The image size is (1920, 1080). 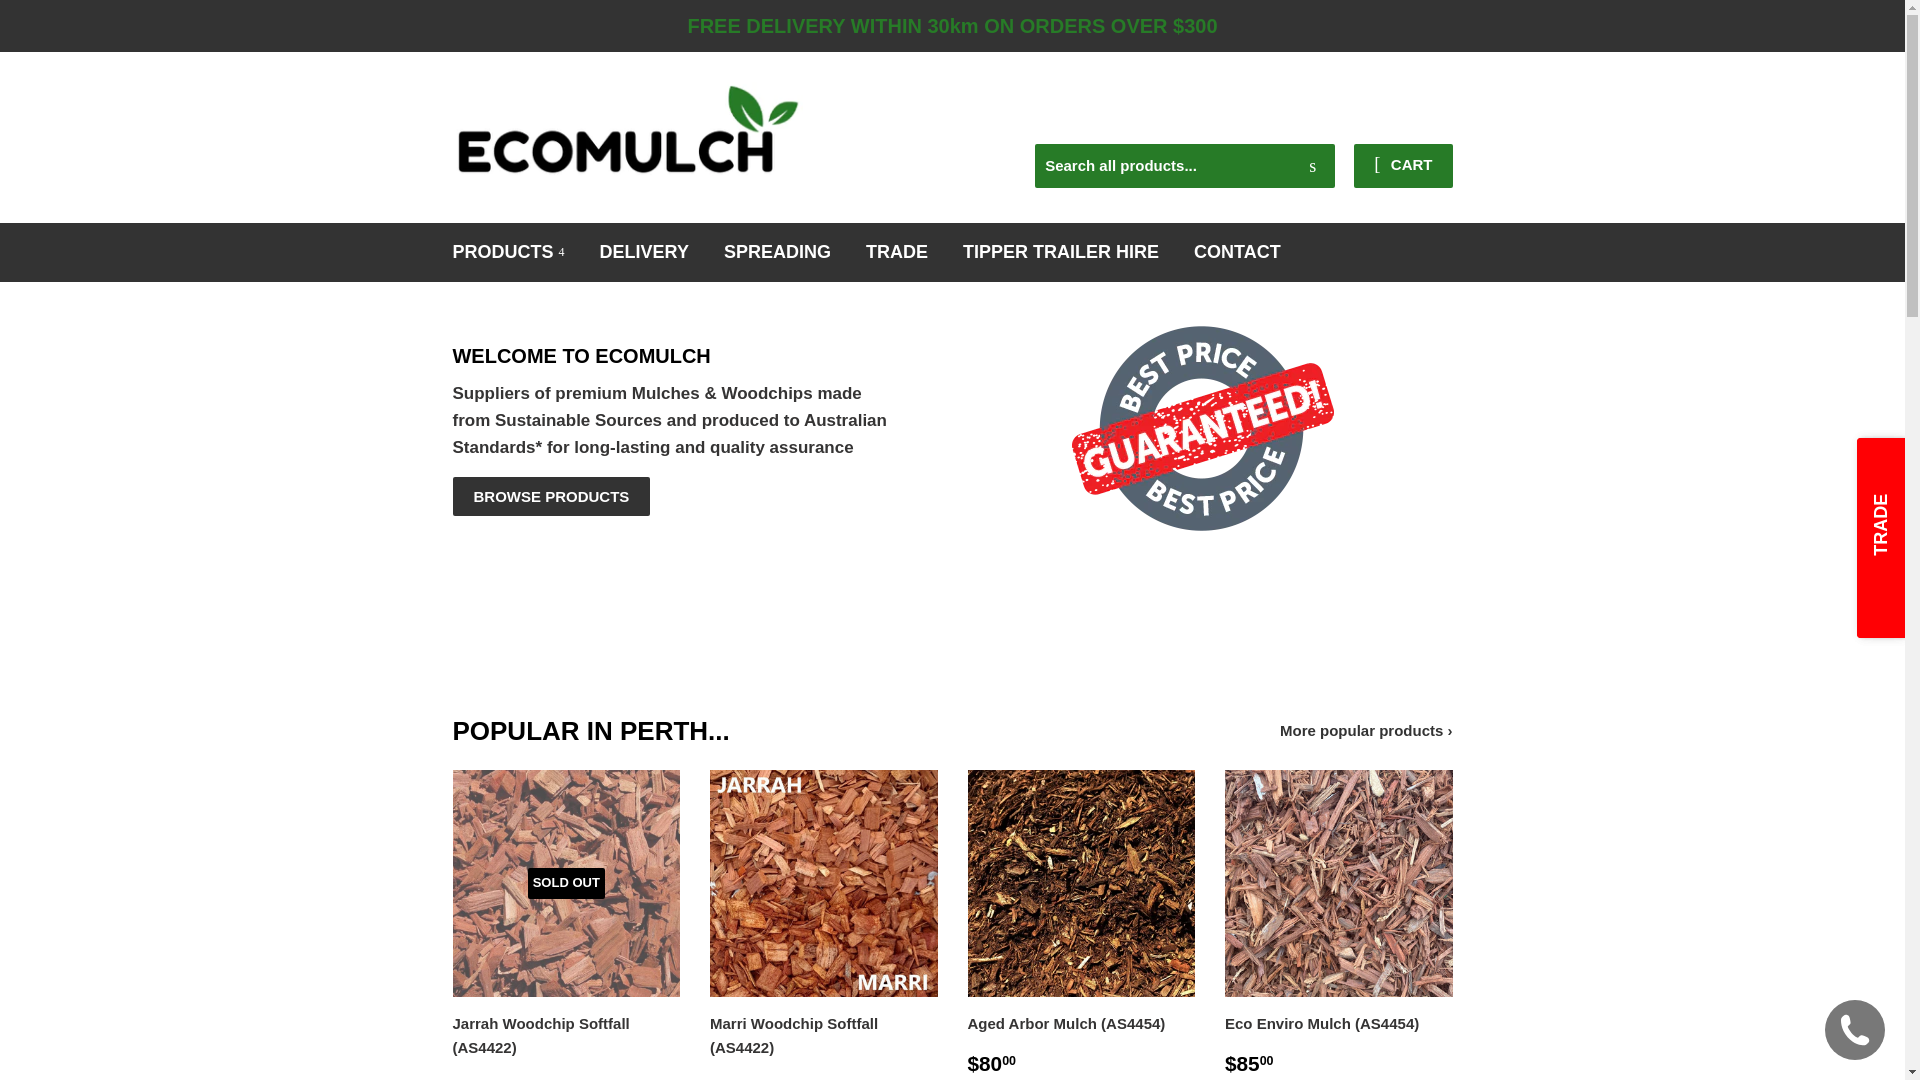 I want to click on 'Create an Account', so click(x=1395, y=117).